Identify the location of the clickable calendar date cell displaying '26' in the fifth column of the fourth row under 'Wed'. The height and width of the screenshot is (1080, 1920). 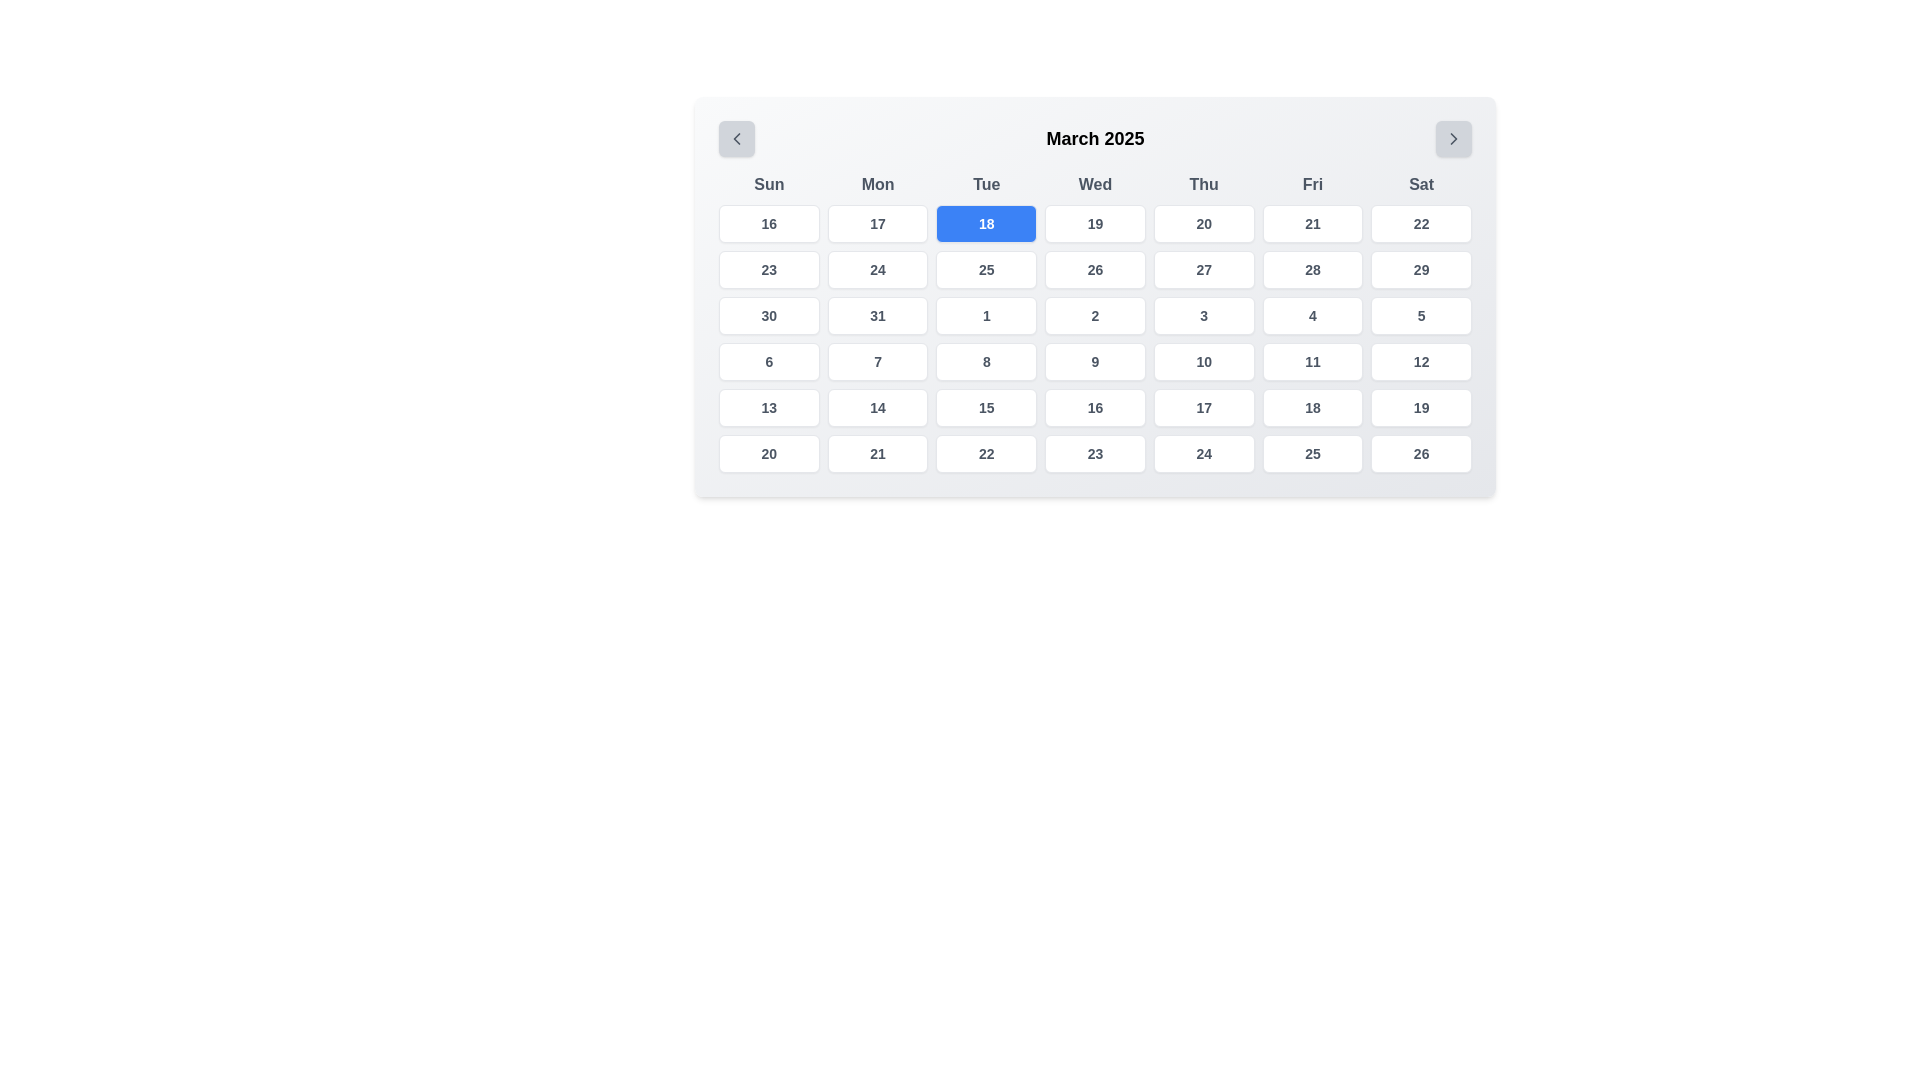
(1094, 270).